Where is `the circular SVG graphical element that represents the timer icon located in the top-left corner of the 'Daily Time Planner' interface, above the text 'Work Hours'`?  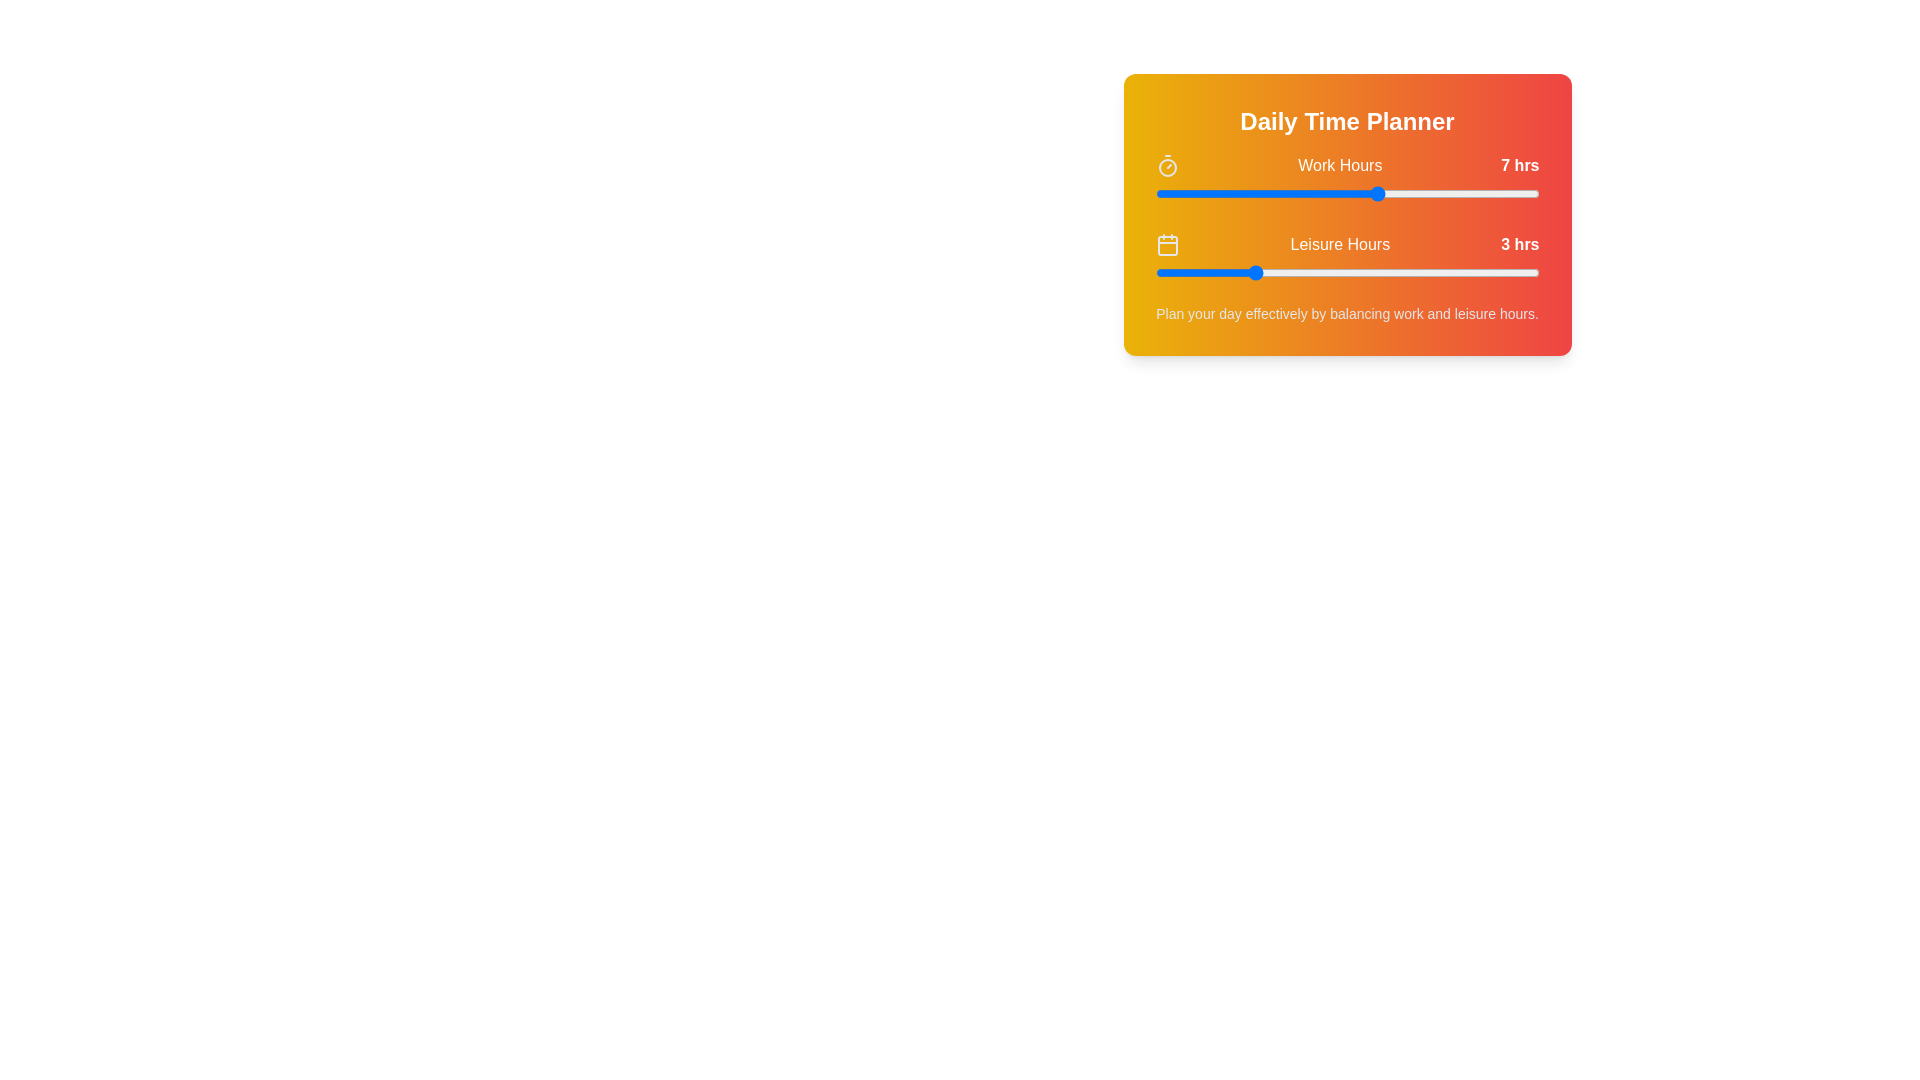 the circular SVG graphical element that represents the timer icon located in the top-left corner of the 'Daily Time Planner' interface, above the text 'Work Hours' is located at coordinates (1167, 167).